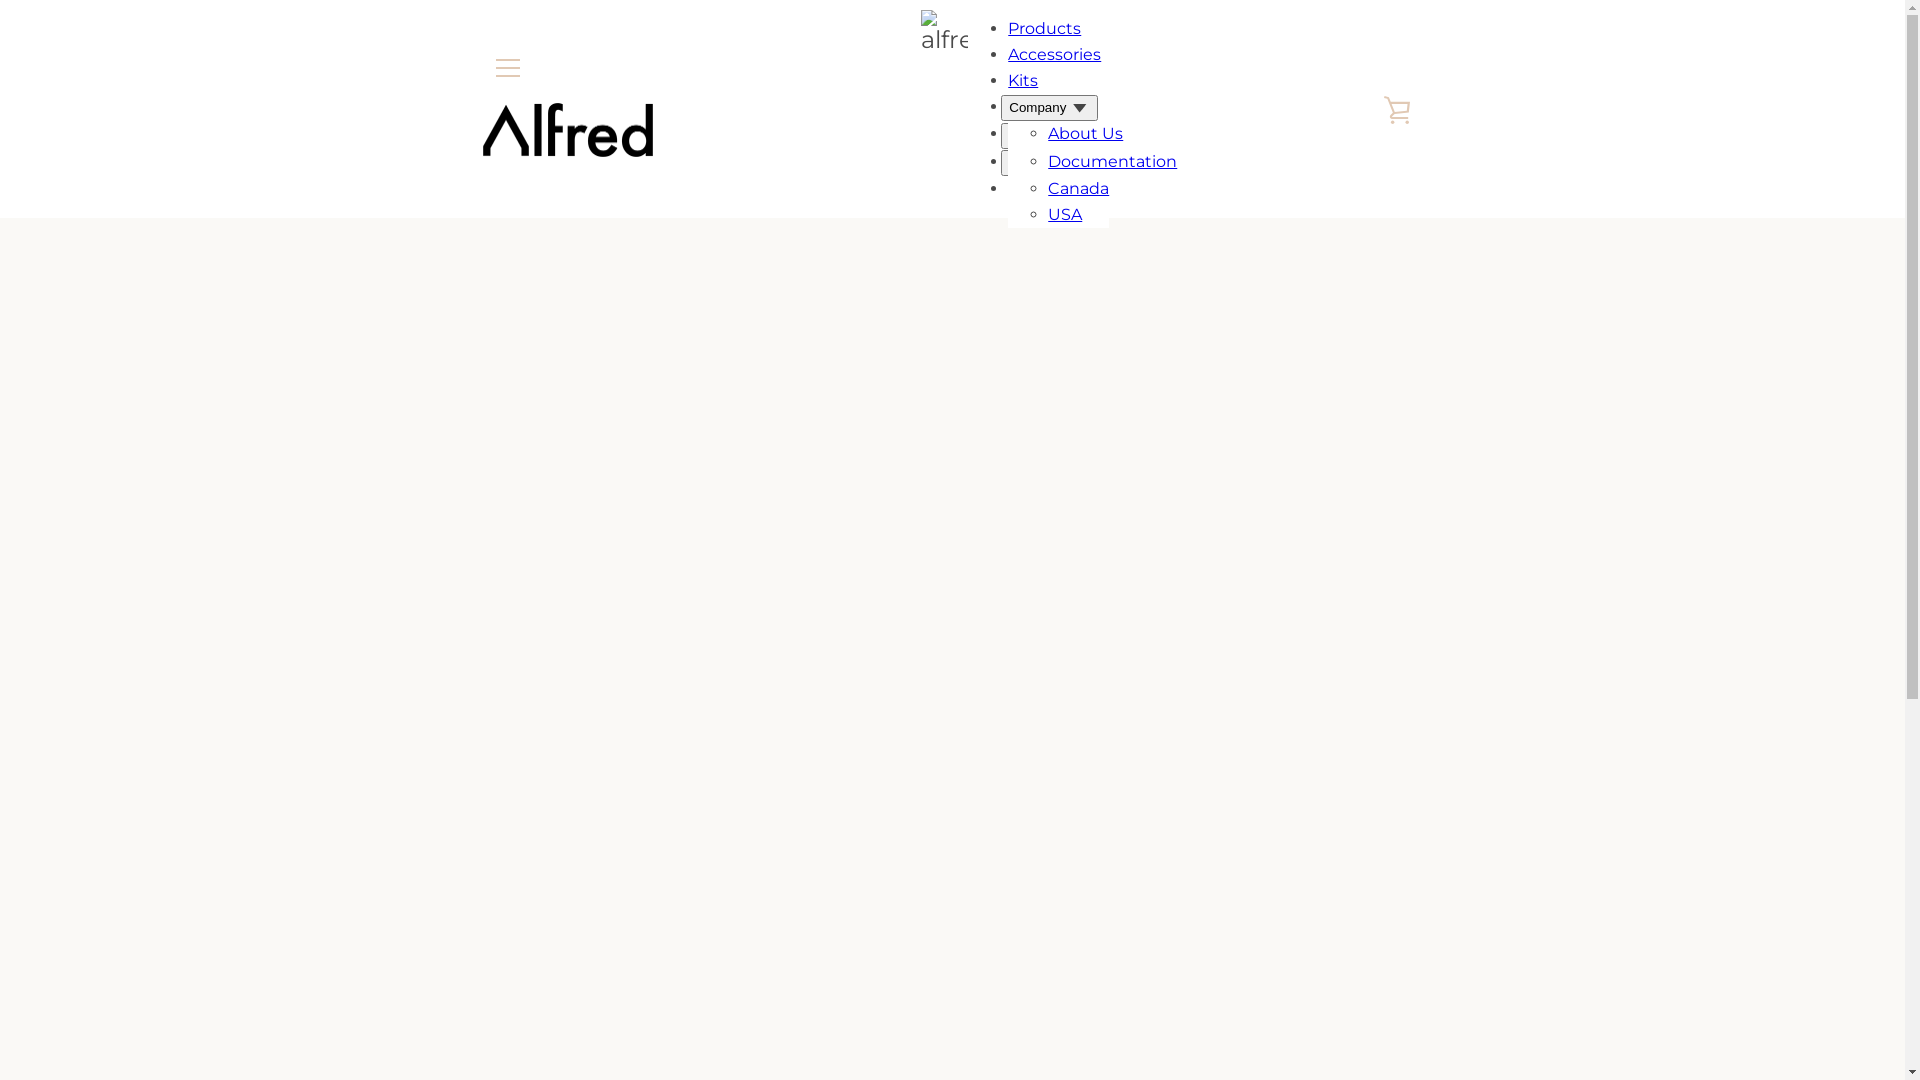 This screenshot has width=1920, height=1080. I want to click on 'Company, so click(1001, 108).